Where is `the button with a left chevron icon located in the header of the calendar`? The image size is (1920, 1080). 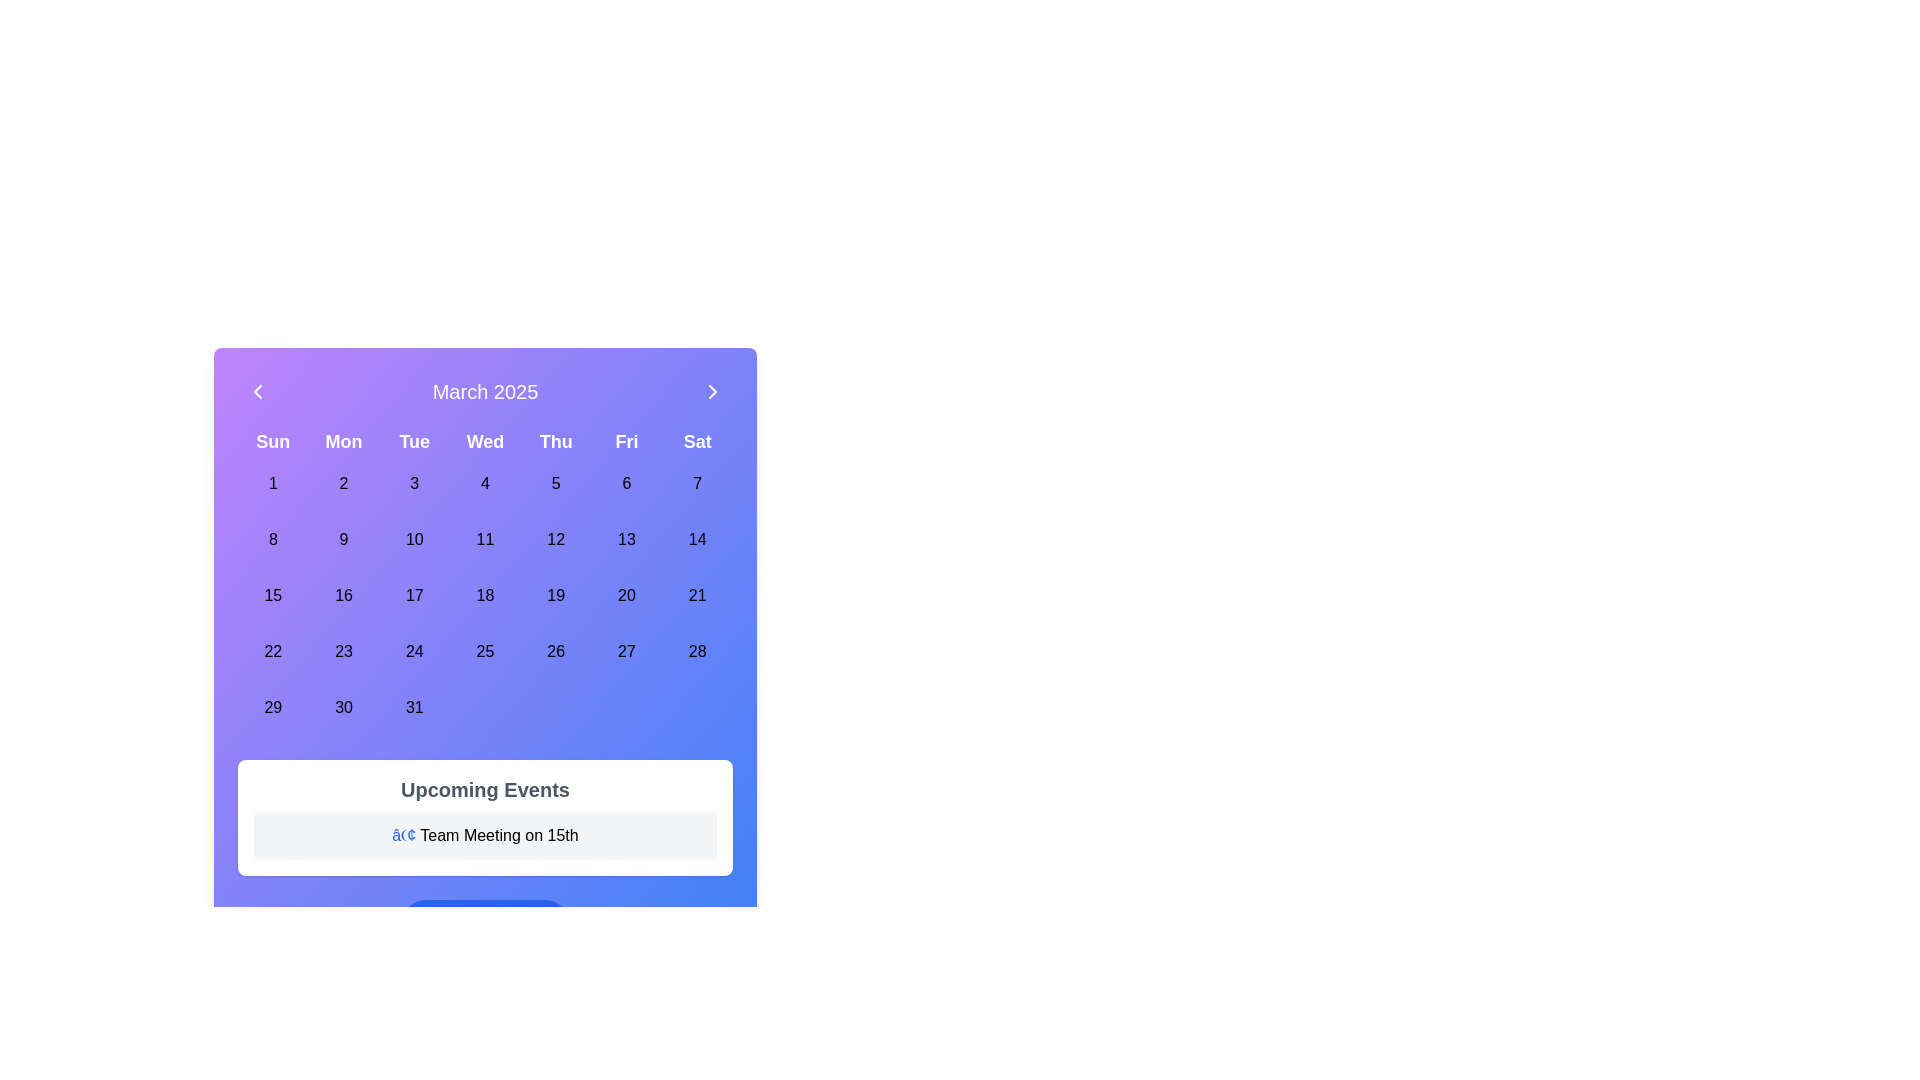 the button with a left chevron icon located in the header of the calendar is located at coordinates (257, 392).